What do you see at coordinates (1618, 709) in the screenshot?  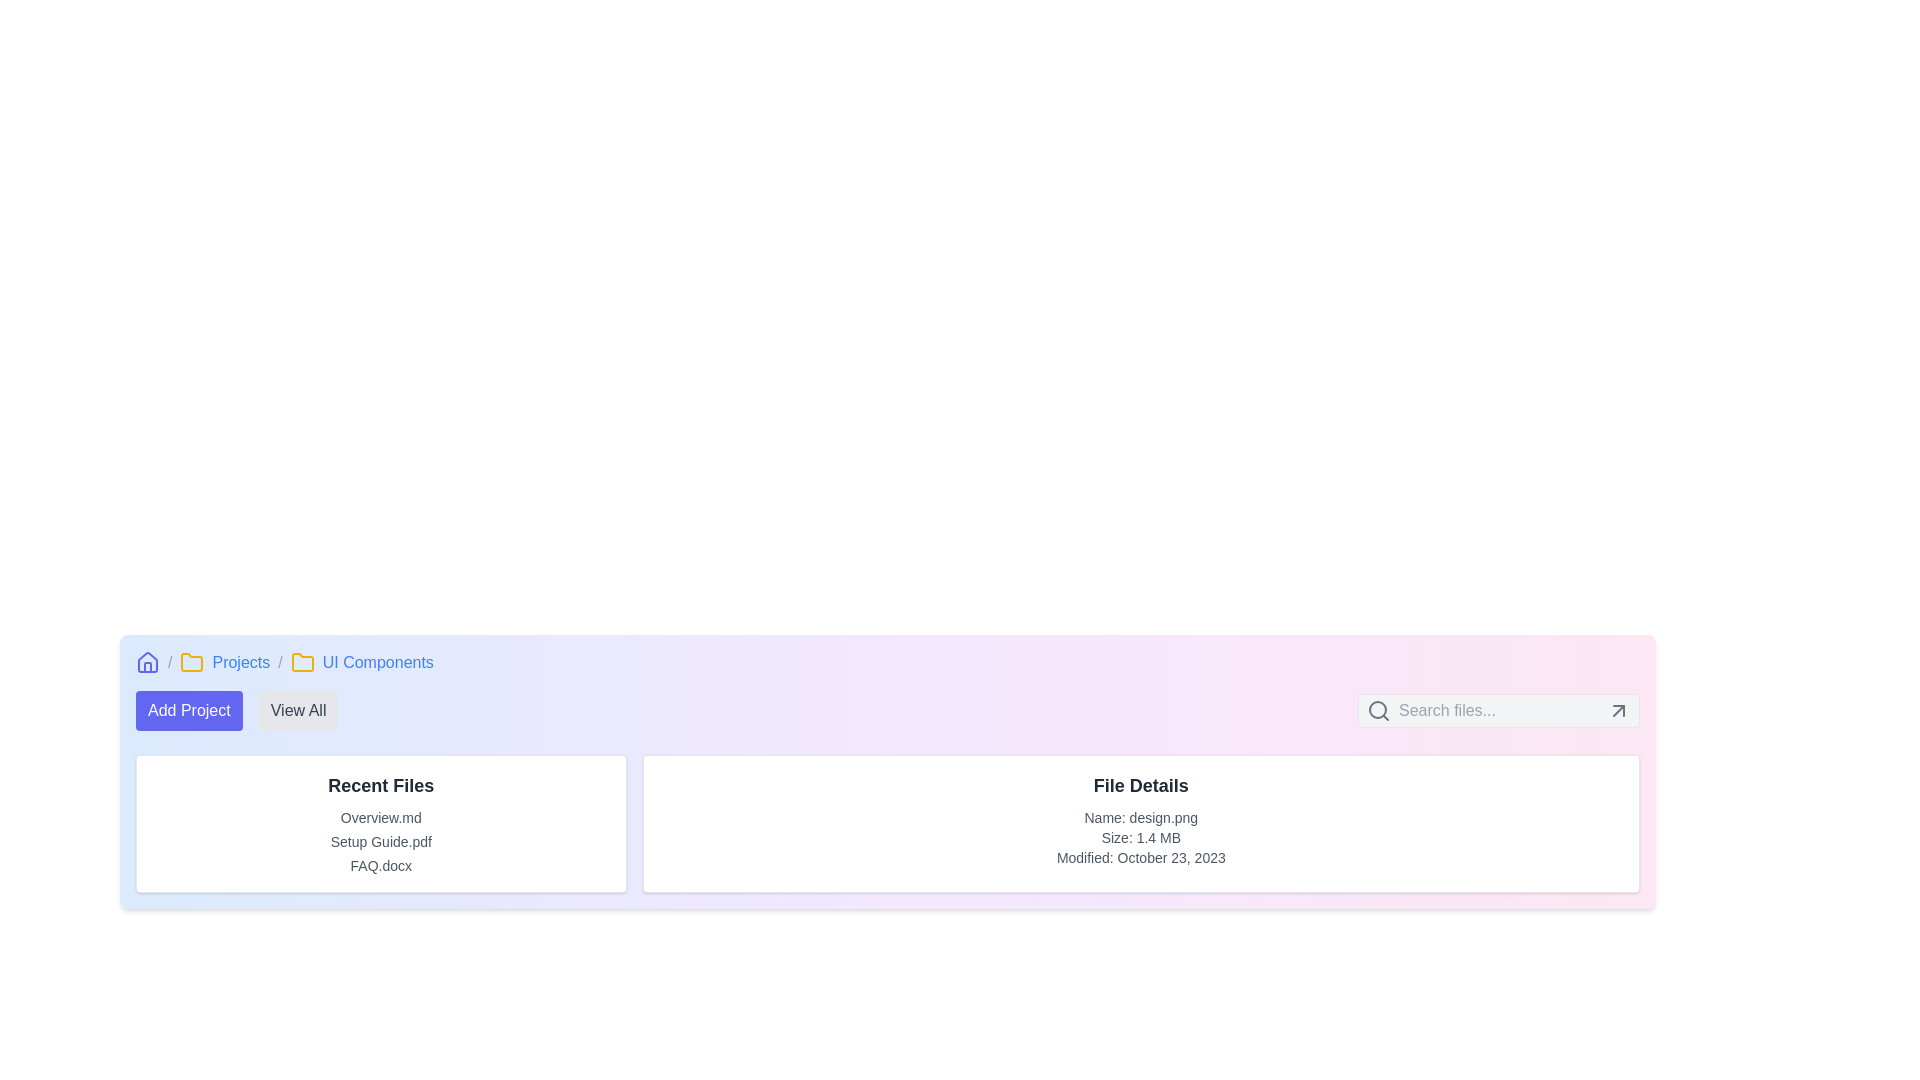 I see `the shortcut or link icon located at the far right of the search bar in the top-right corner` at bounding box center [1618, 709].